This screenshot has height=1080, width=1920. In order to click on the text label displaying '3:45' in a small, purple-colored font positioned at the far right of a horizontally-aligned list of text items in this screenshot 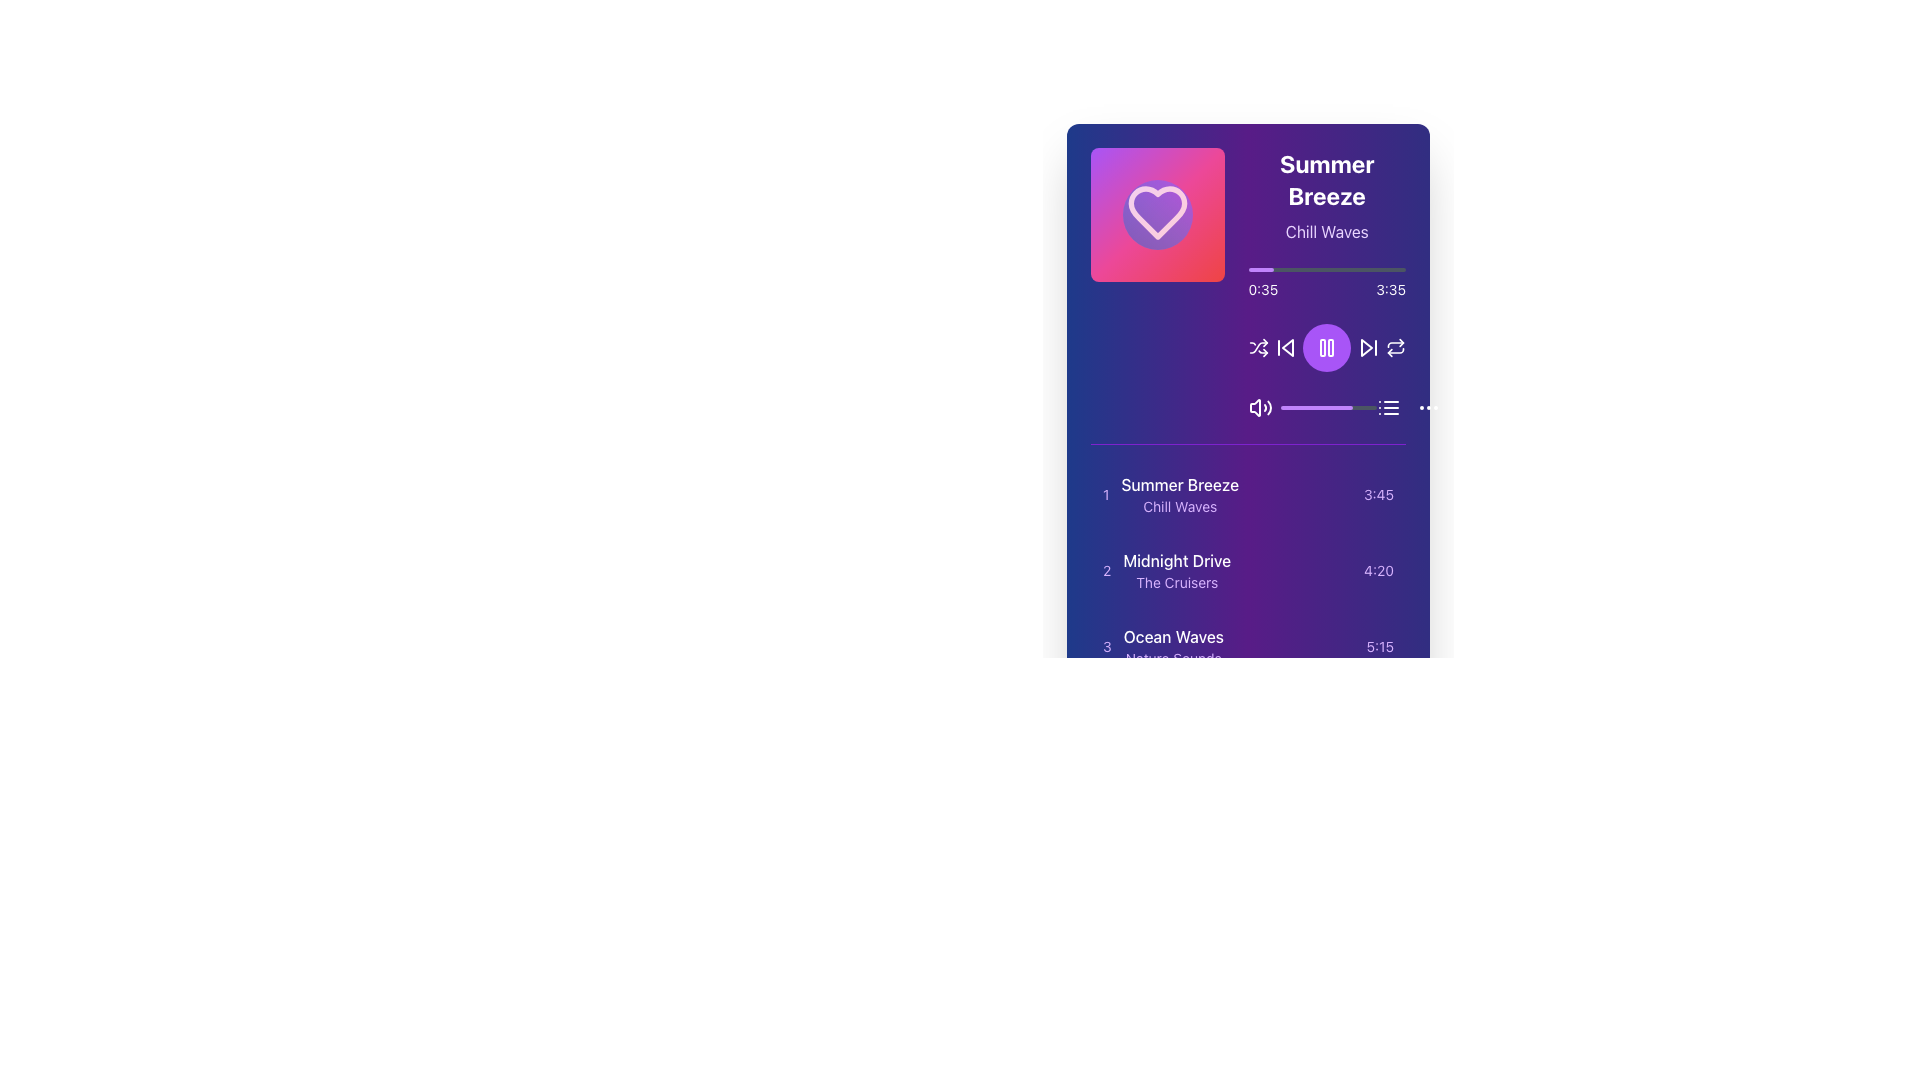, I will do `click(1377, 494)`.